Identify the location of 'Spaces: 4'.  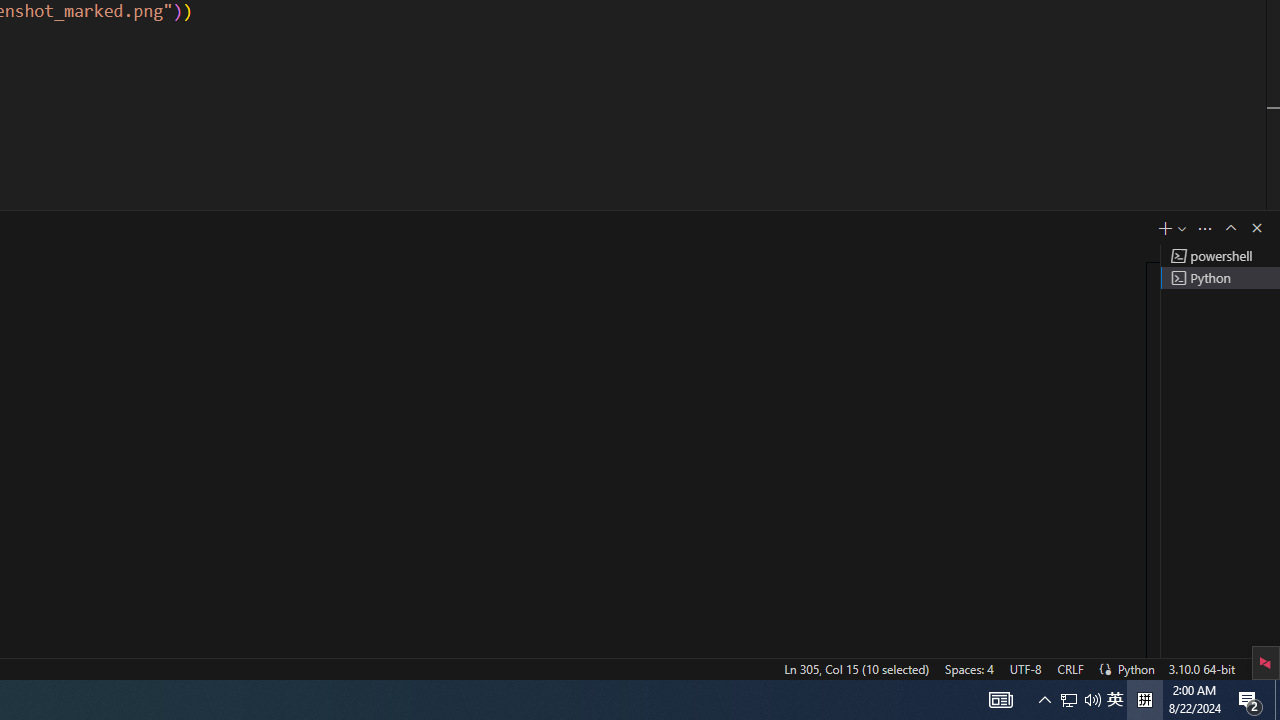
(968, 668).